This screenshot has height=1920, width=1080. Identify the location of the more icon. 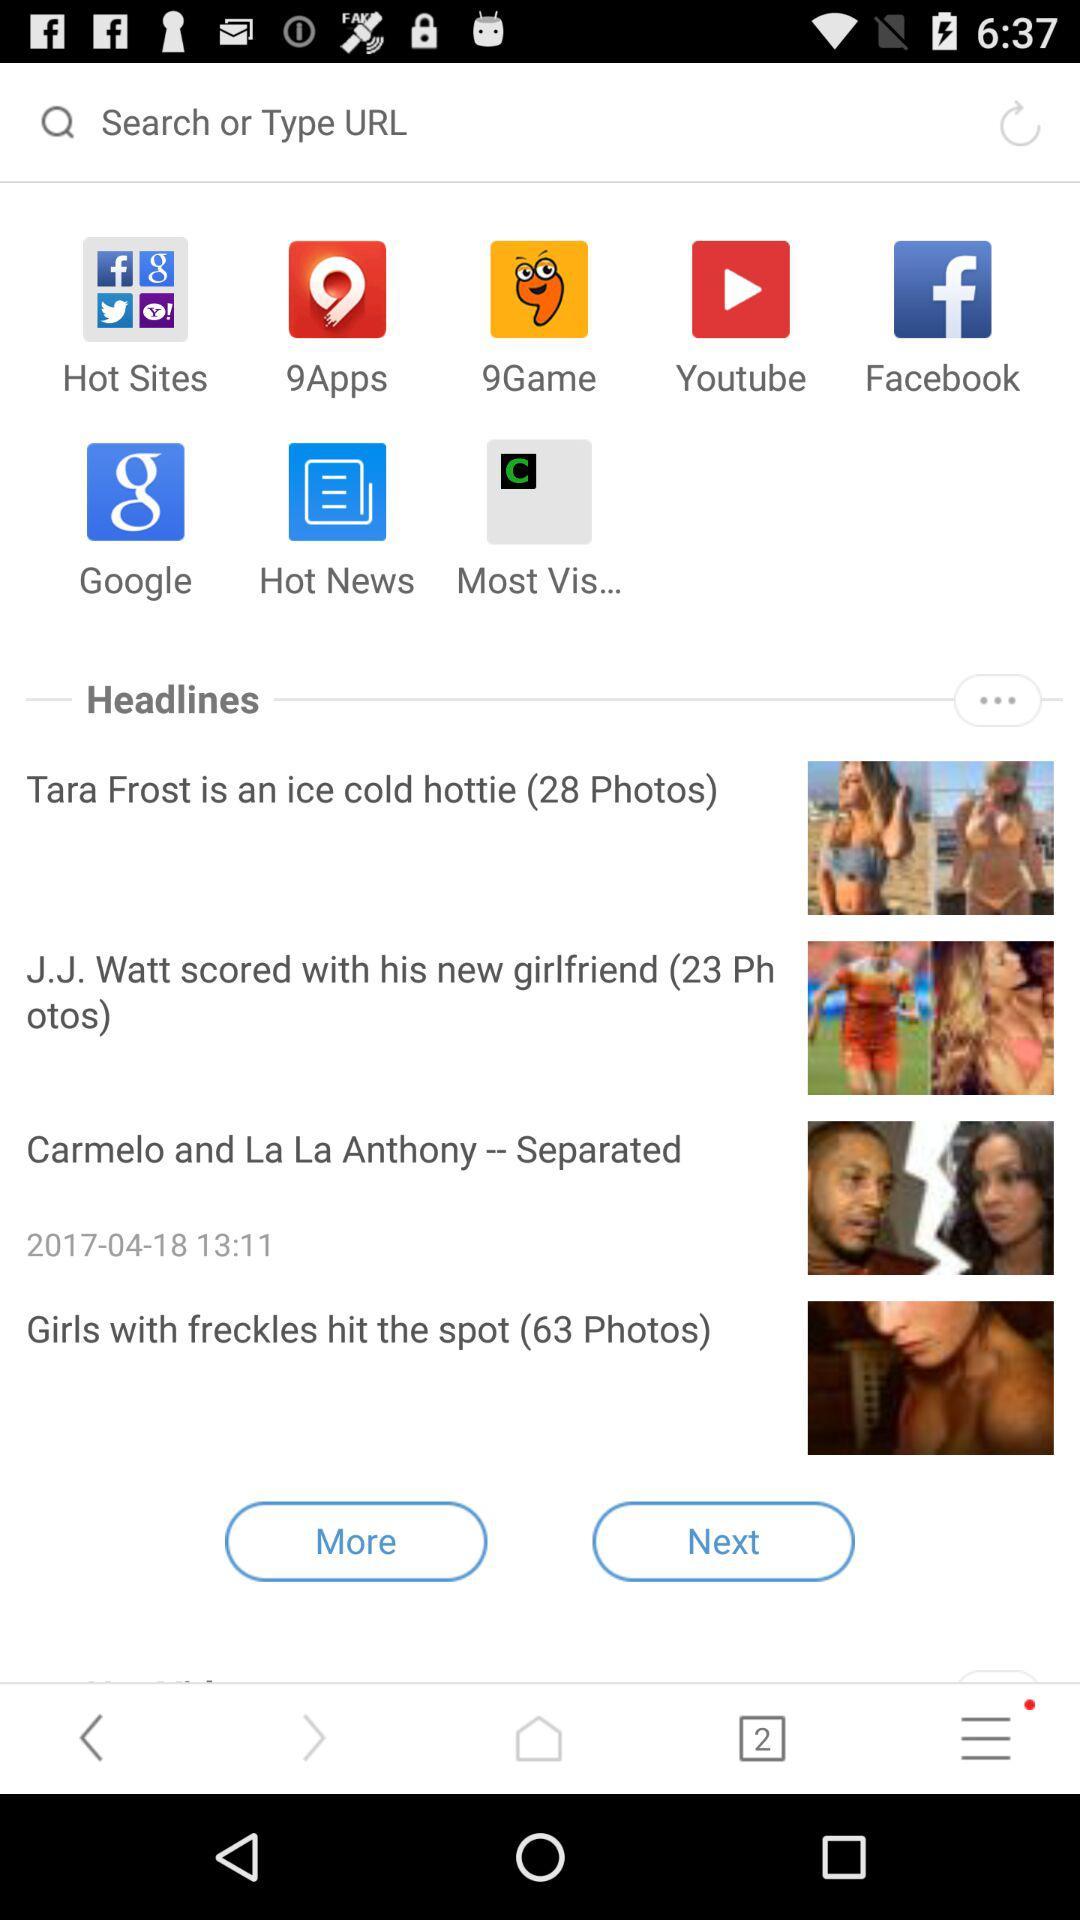
(997, 748).